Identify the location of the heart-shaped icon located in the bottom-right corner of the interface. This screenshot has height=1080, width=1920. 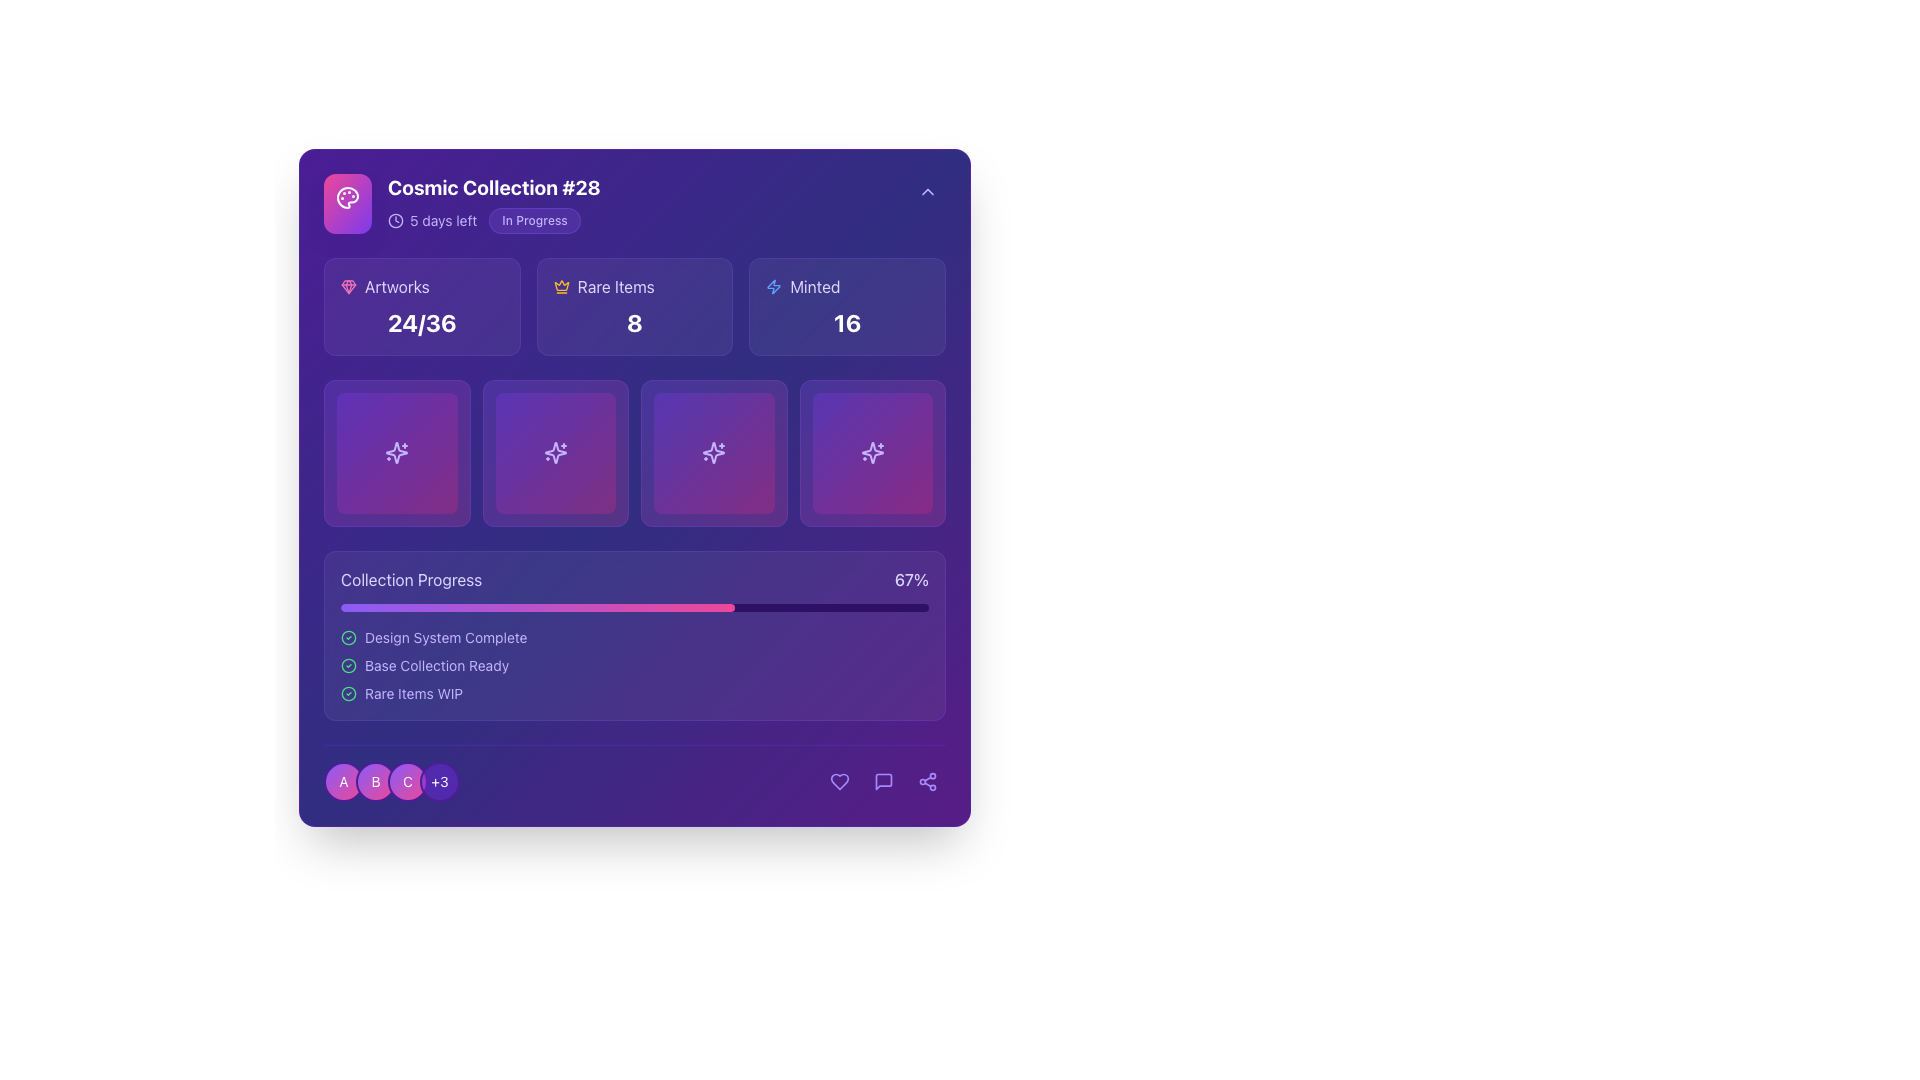
(840, 780).